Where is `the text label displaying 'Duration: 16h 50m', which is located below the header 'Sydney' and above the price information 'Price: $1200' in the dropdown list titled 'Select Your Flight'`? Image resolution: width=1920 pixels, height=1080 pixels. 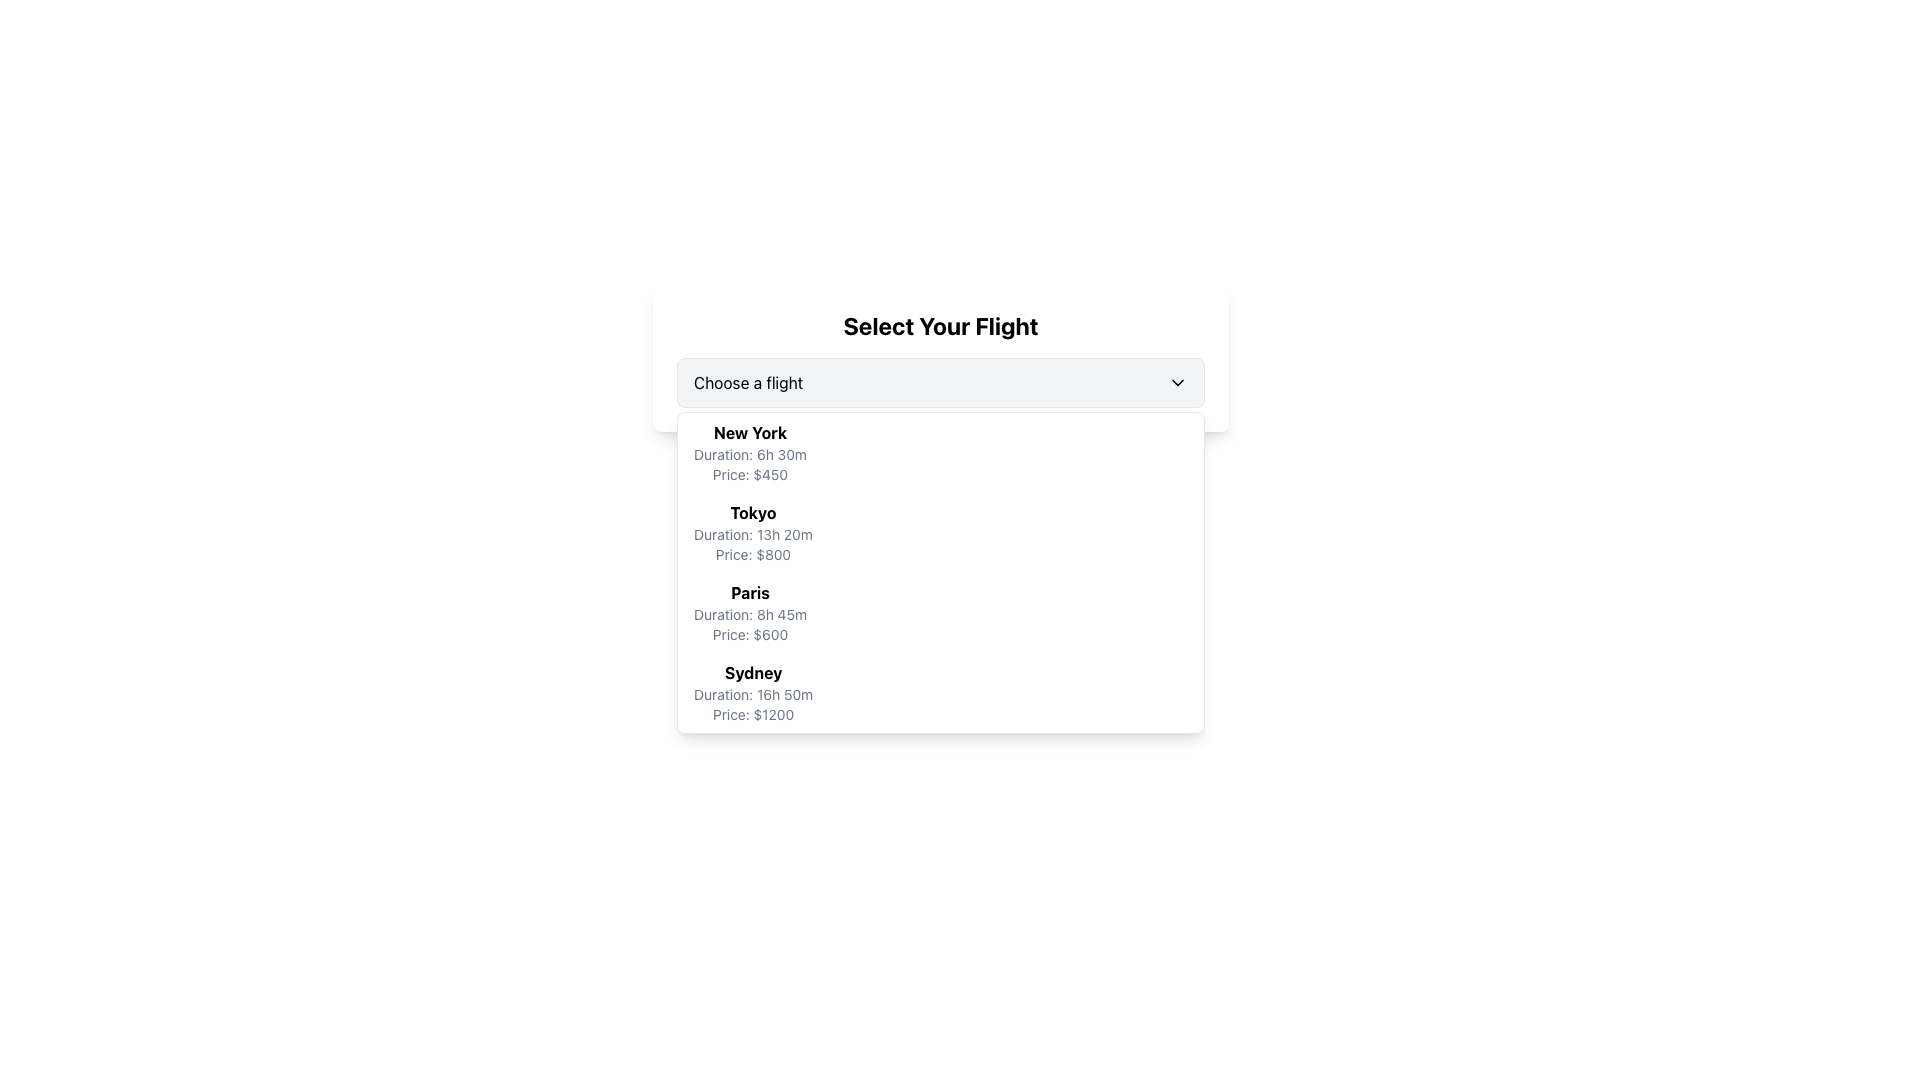
the text label displaying 'Duration: 16h 50m', which is located below the header 'Sydney' and above the price information 'Price: $1200' in the dropdown list titled 'Select Your Flight' is located at coordinates (752, 693).